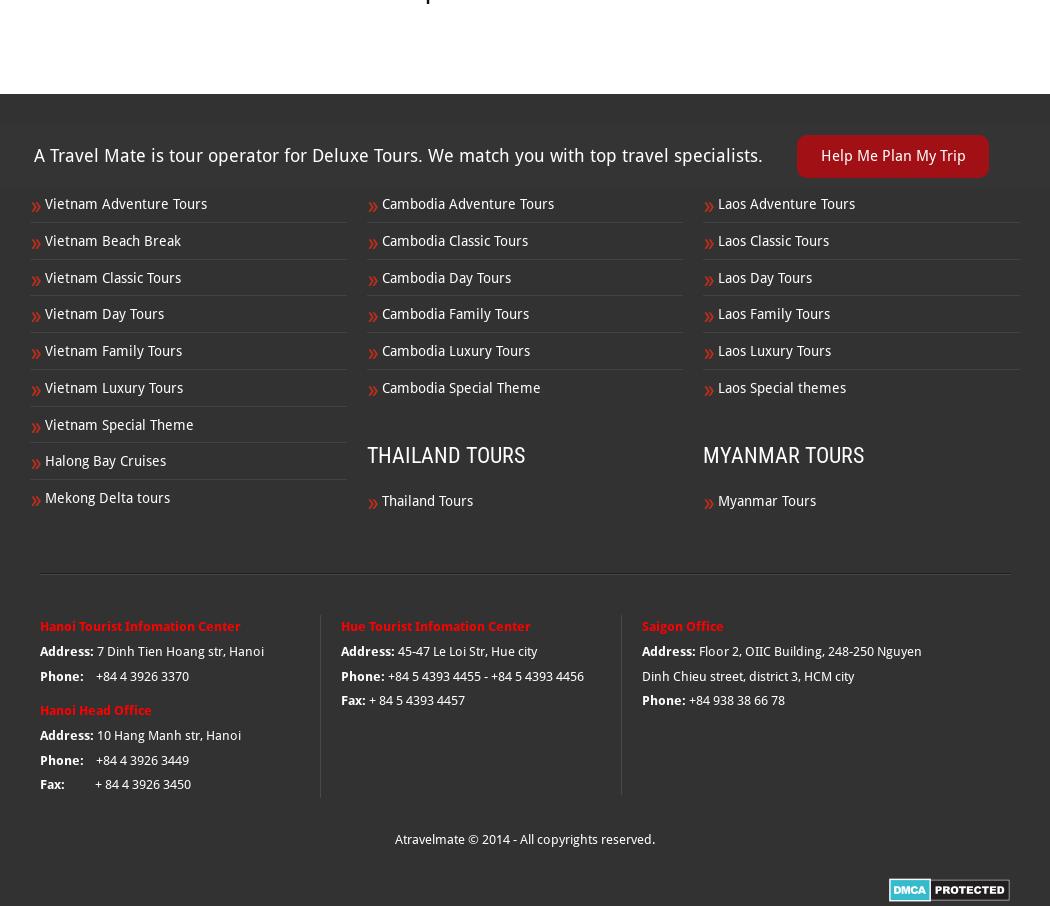  Describe the element at coordinates (103, 158) in the screenshot. I see `'Vietnam Tours'` at that location.